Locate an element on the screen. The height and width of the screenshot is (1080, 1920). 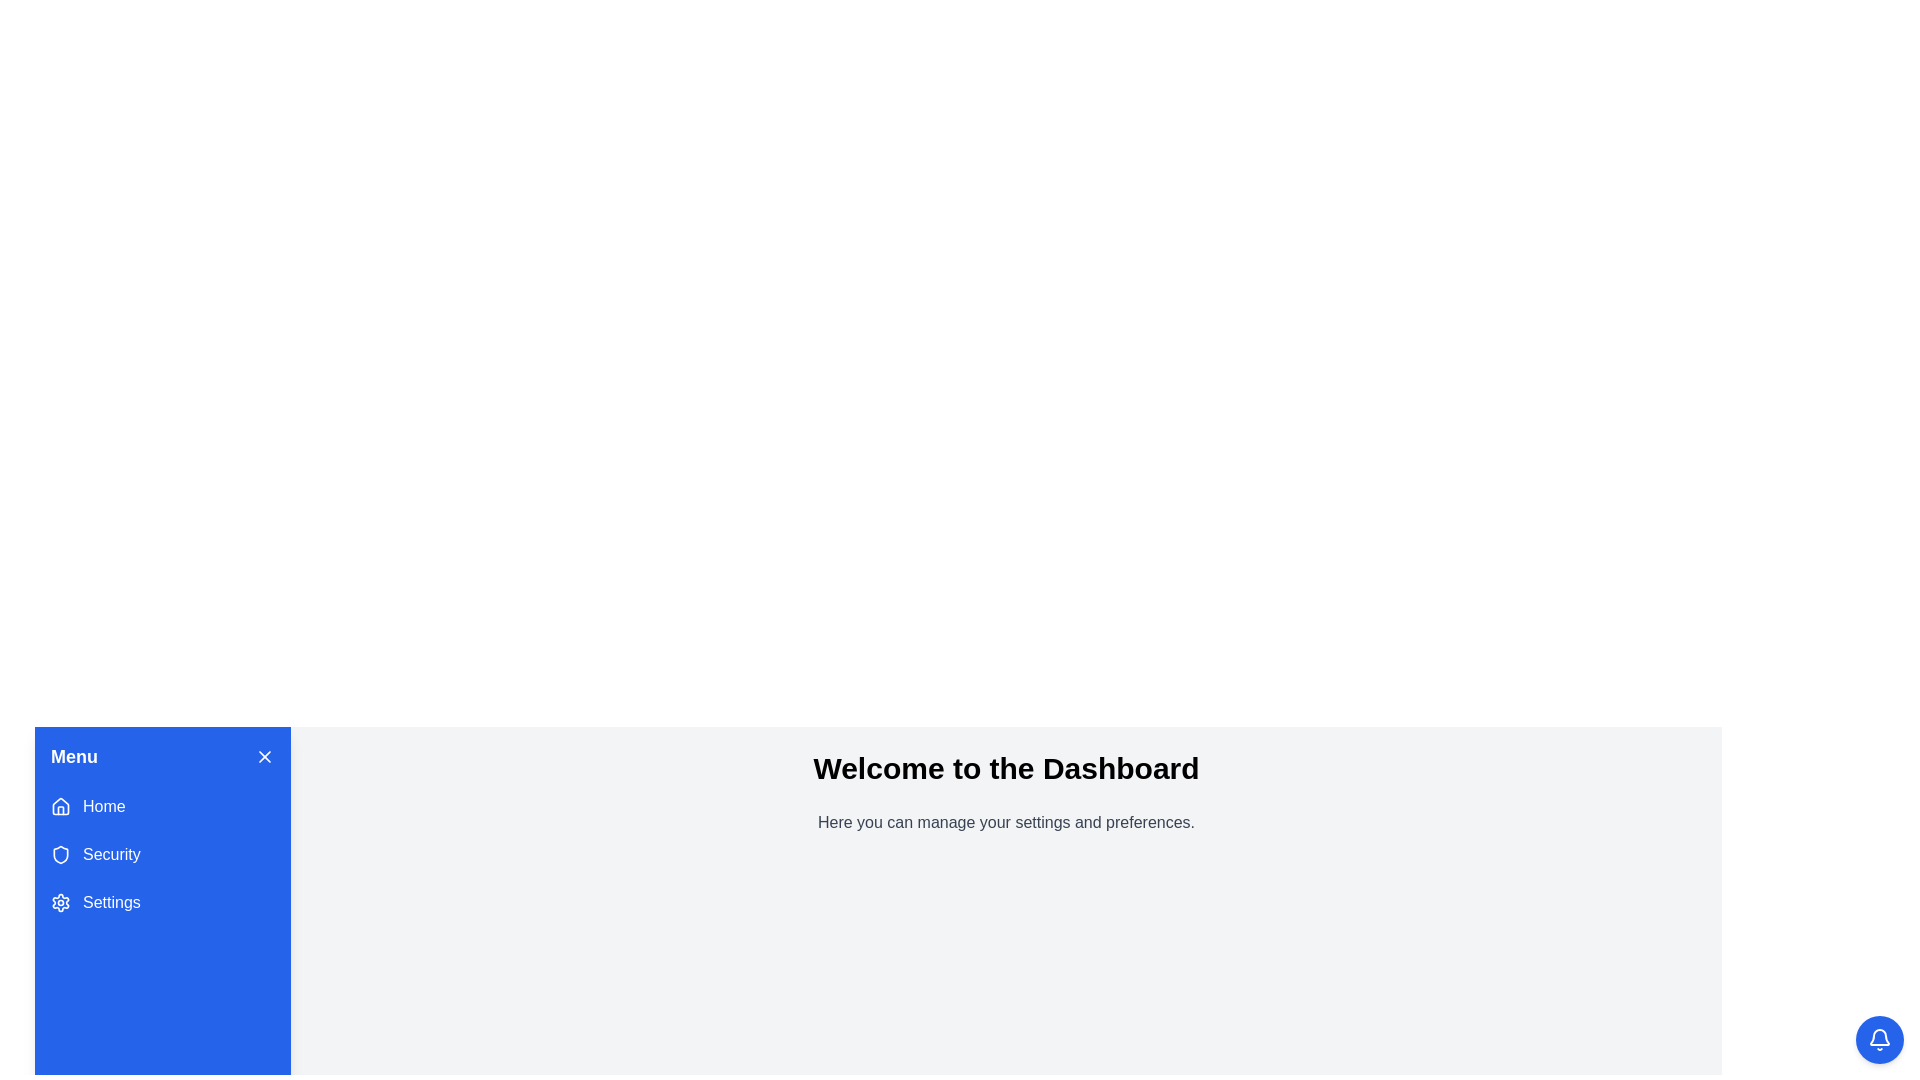
the small 'X' icon button is located at coordinates (263, 756).